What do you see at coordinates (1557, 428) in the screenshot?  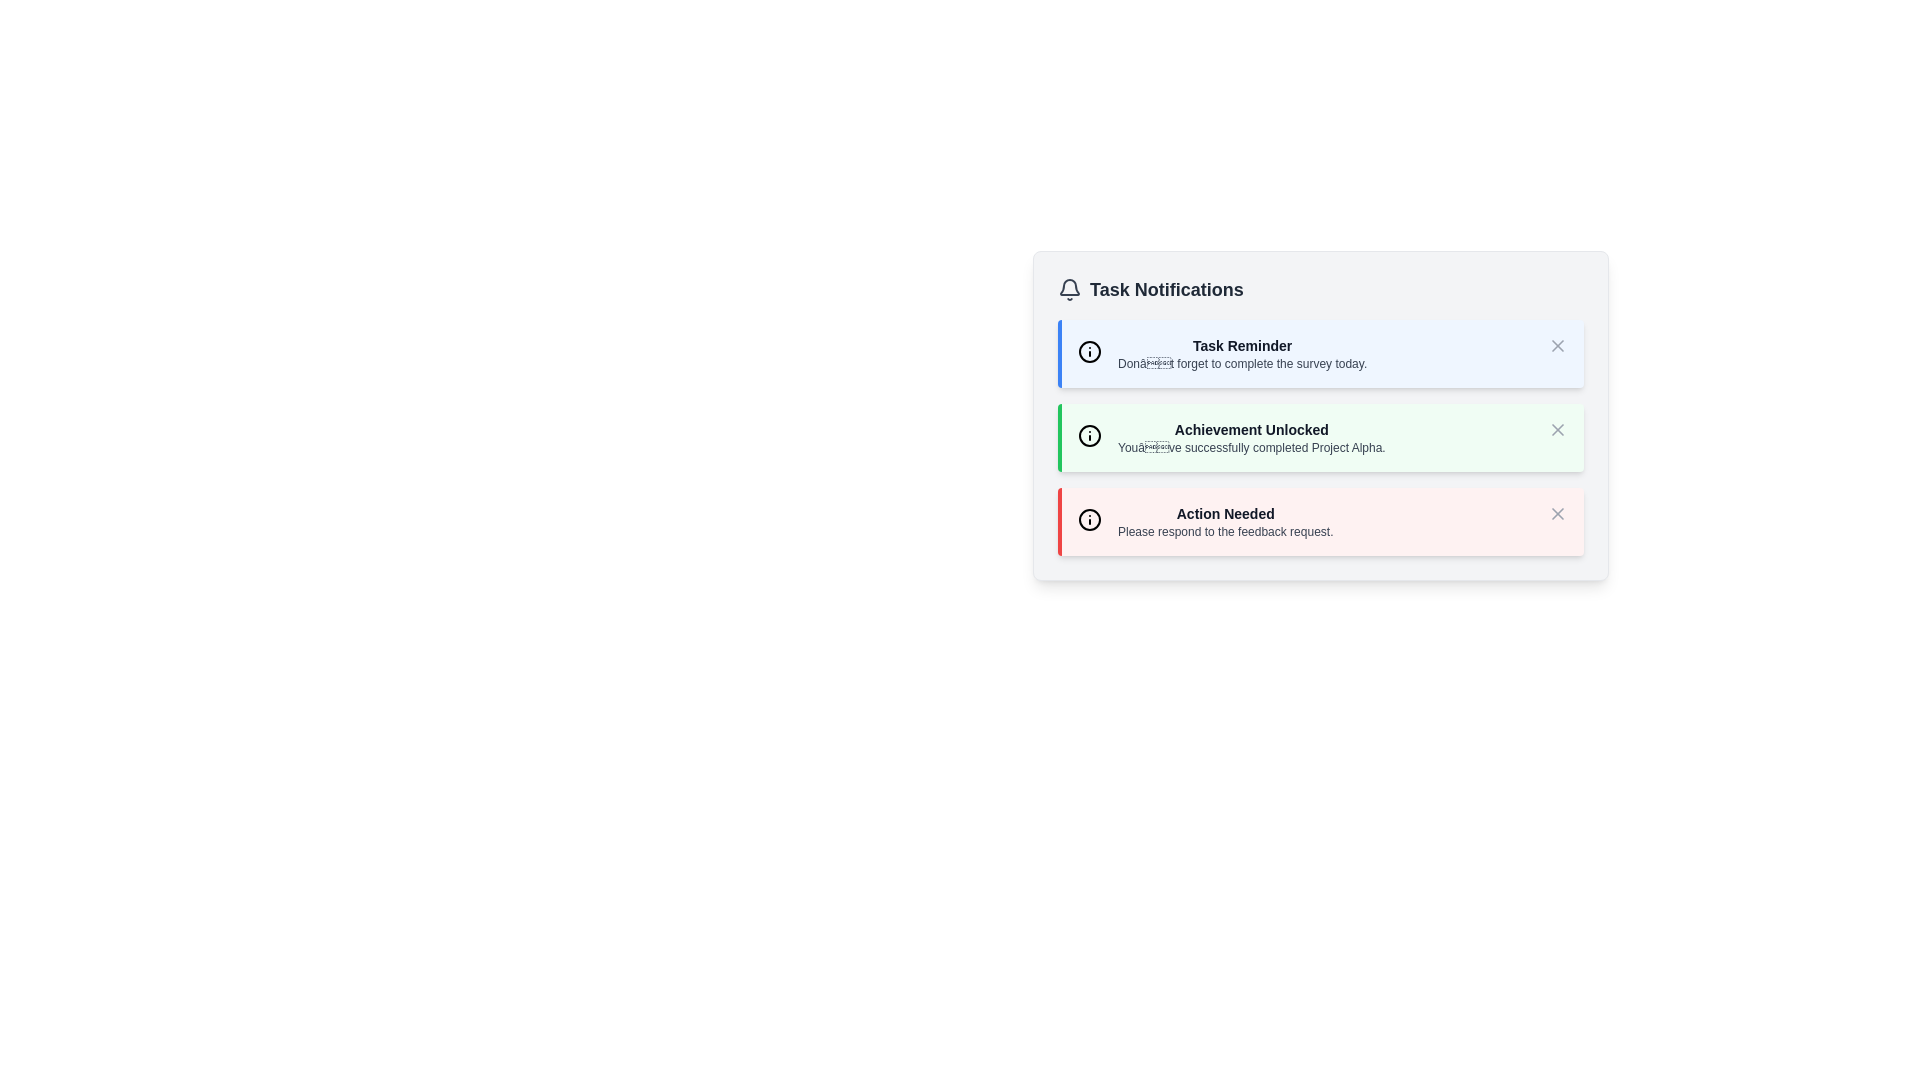 I see `the close button icon, which is the second button in the notification card` at bounding box center [1557, 428].